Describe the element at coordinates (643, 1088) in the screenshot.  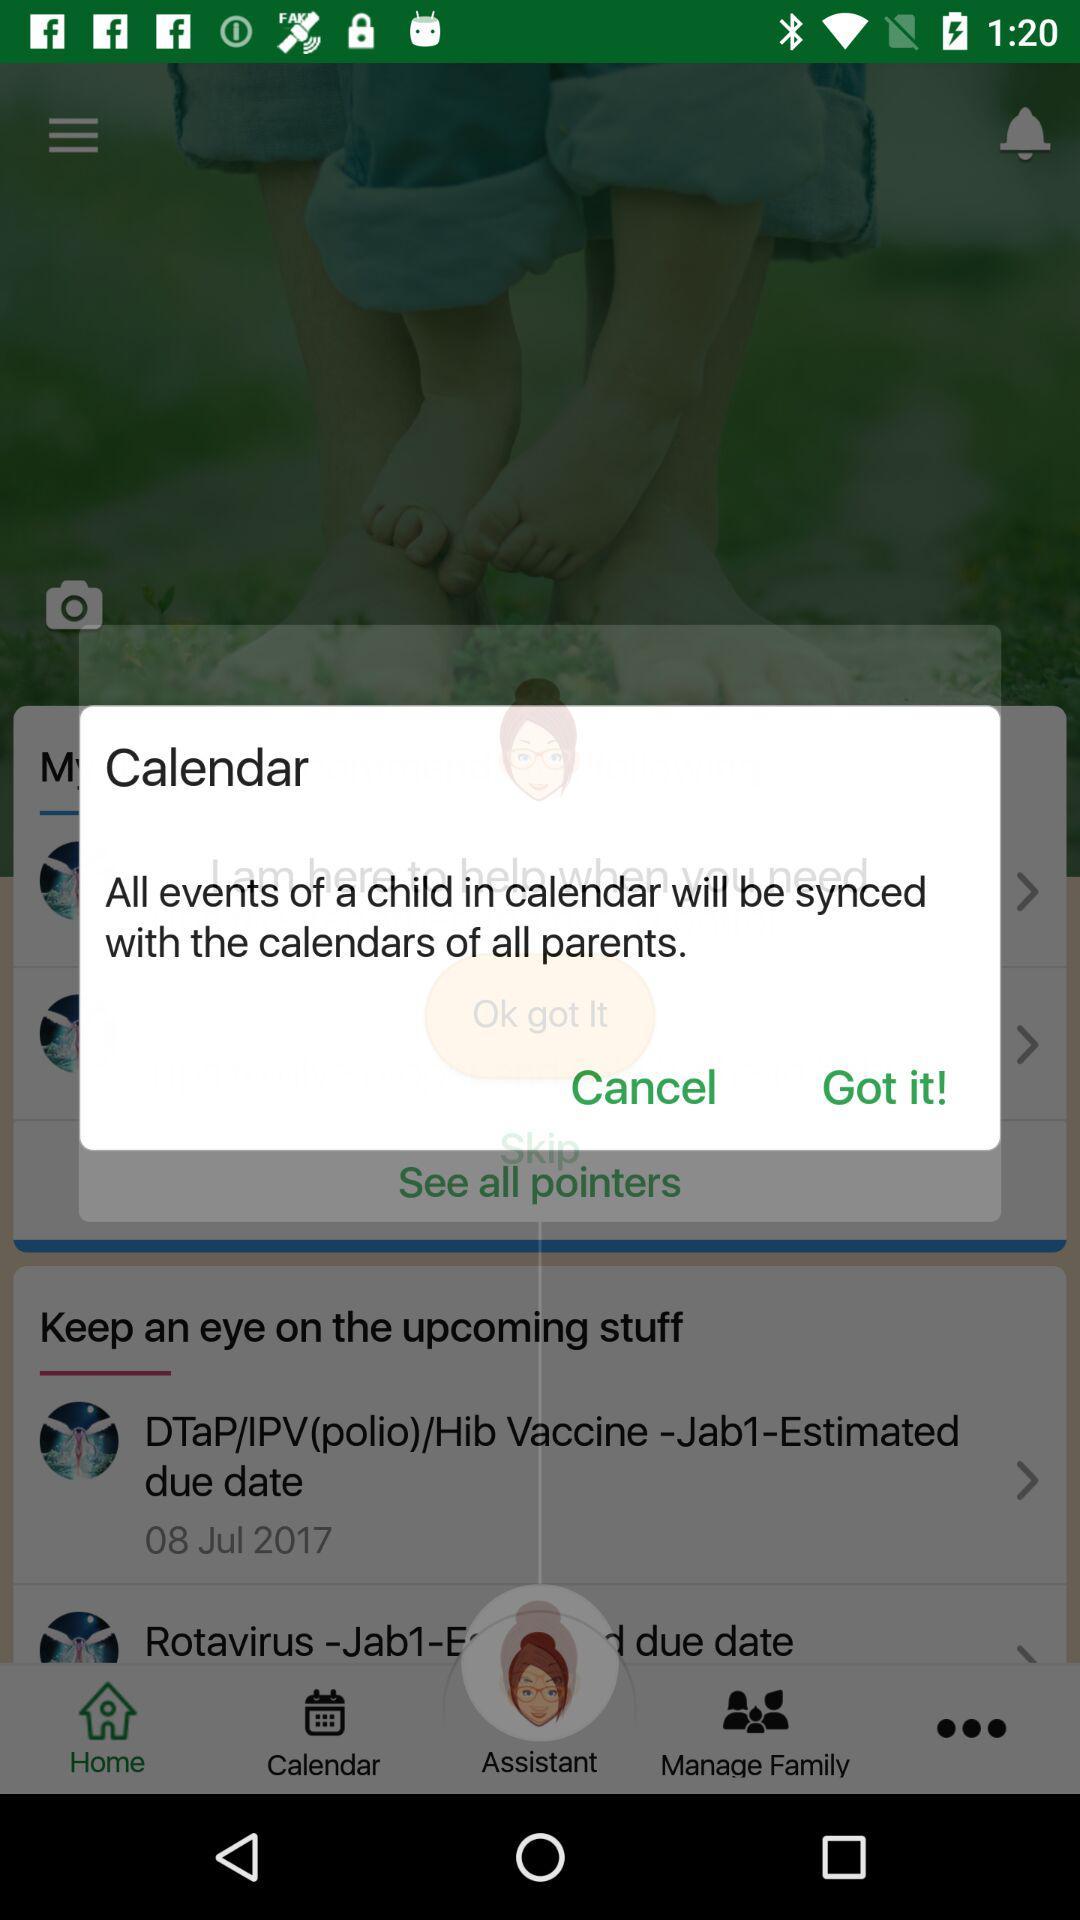
I see `the cancel` at that location.